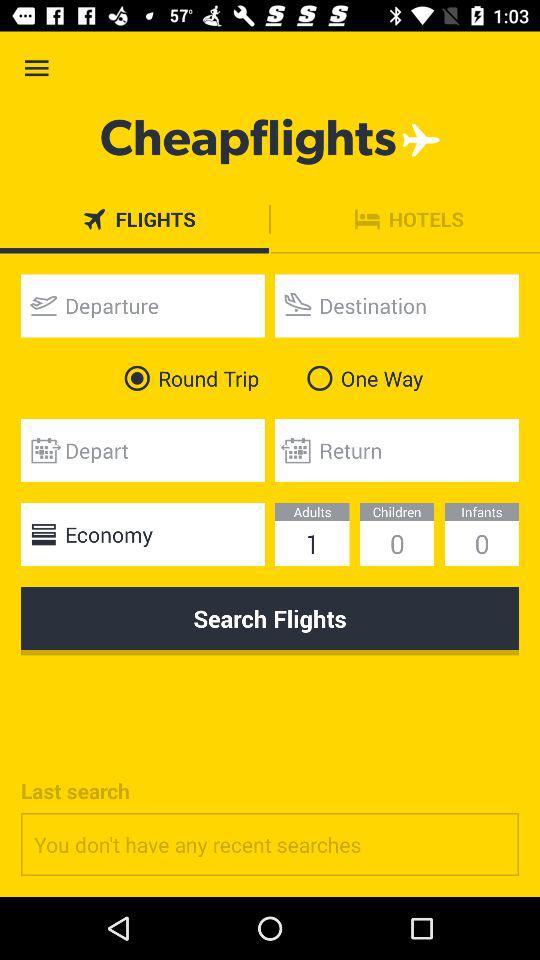 This screenshot has height=960, width=540. What do you see at coordinates (397, 305) in the screenshot?
I see `icon above one way` at bounding box center [397, 305].